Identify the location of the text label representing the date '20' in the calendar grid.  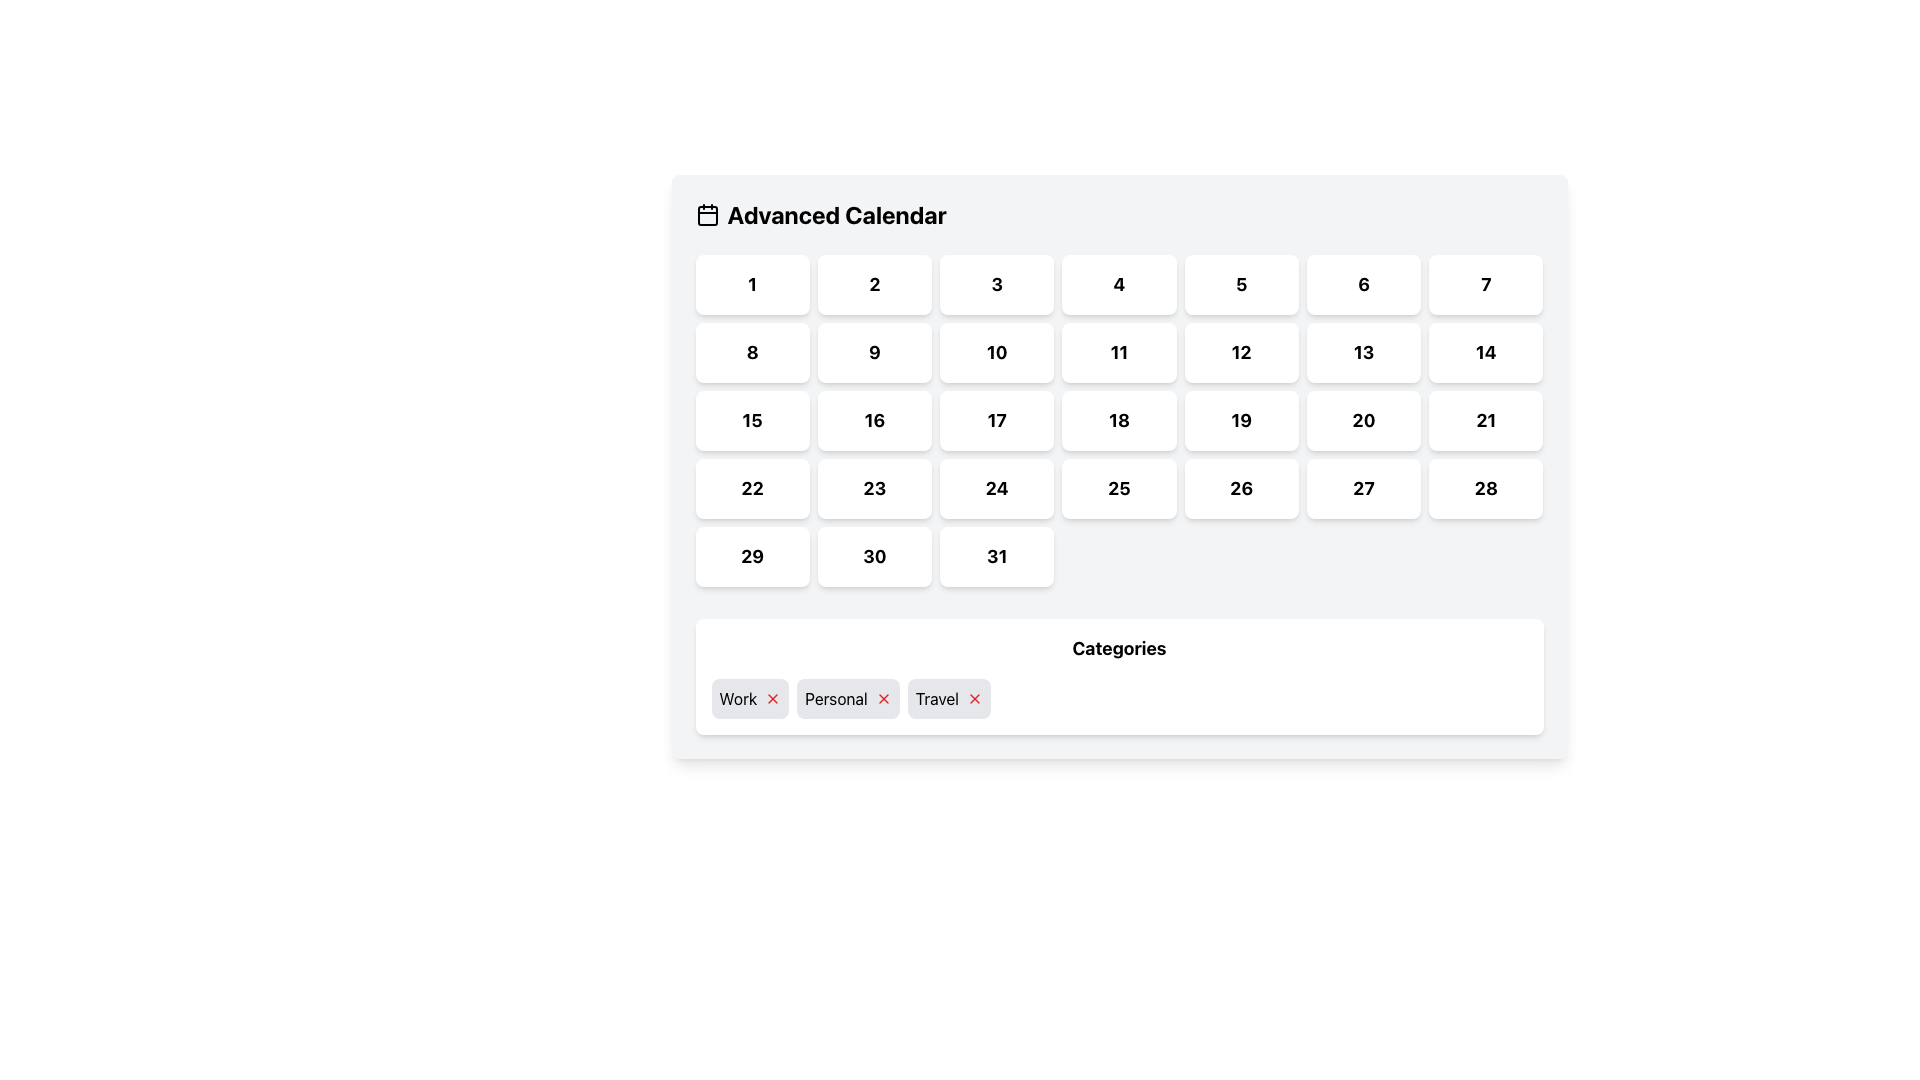
(1362, 419).